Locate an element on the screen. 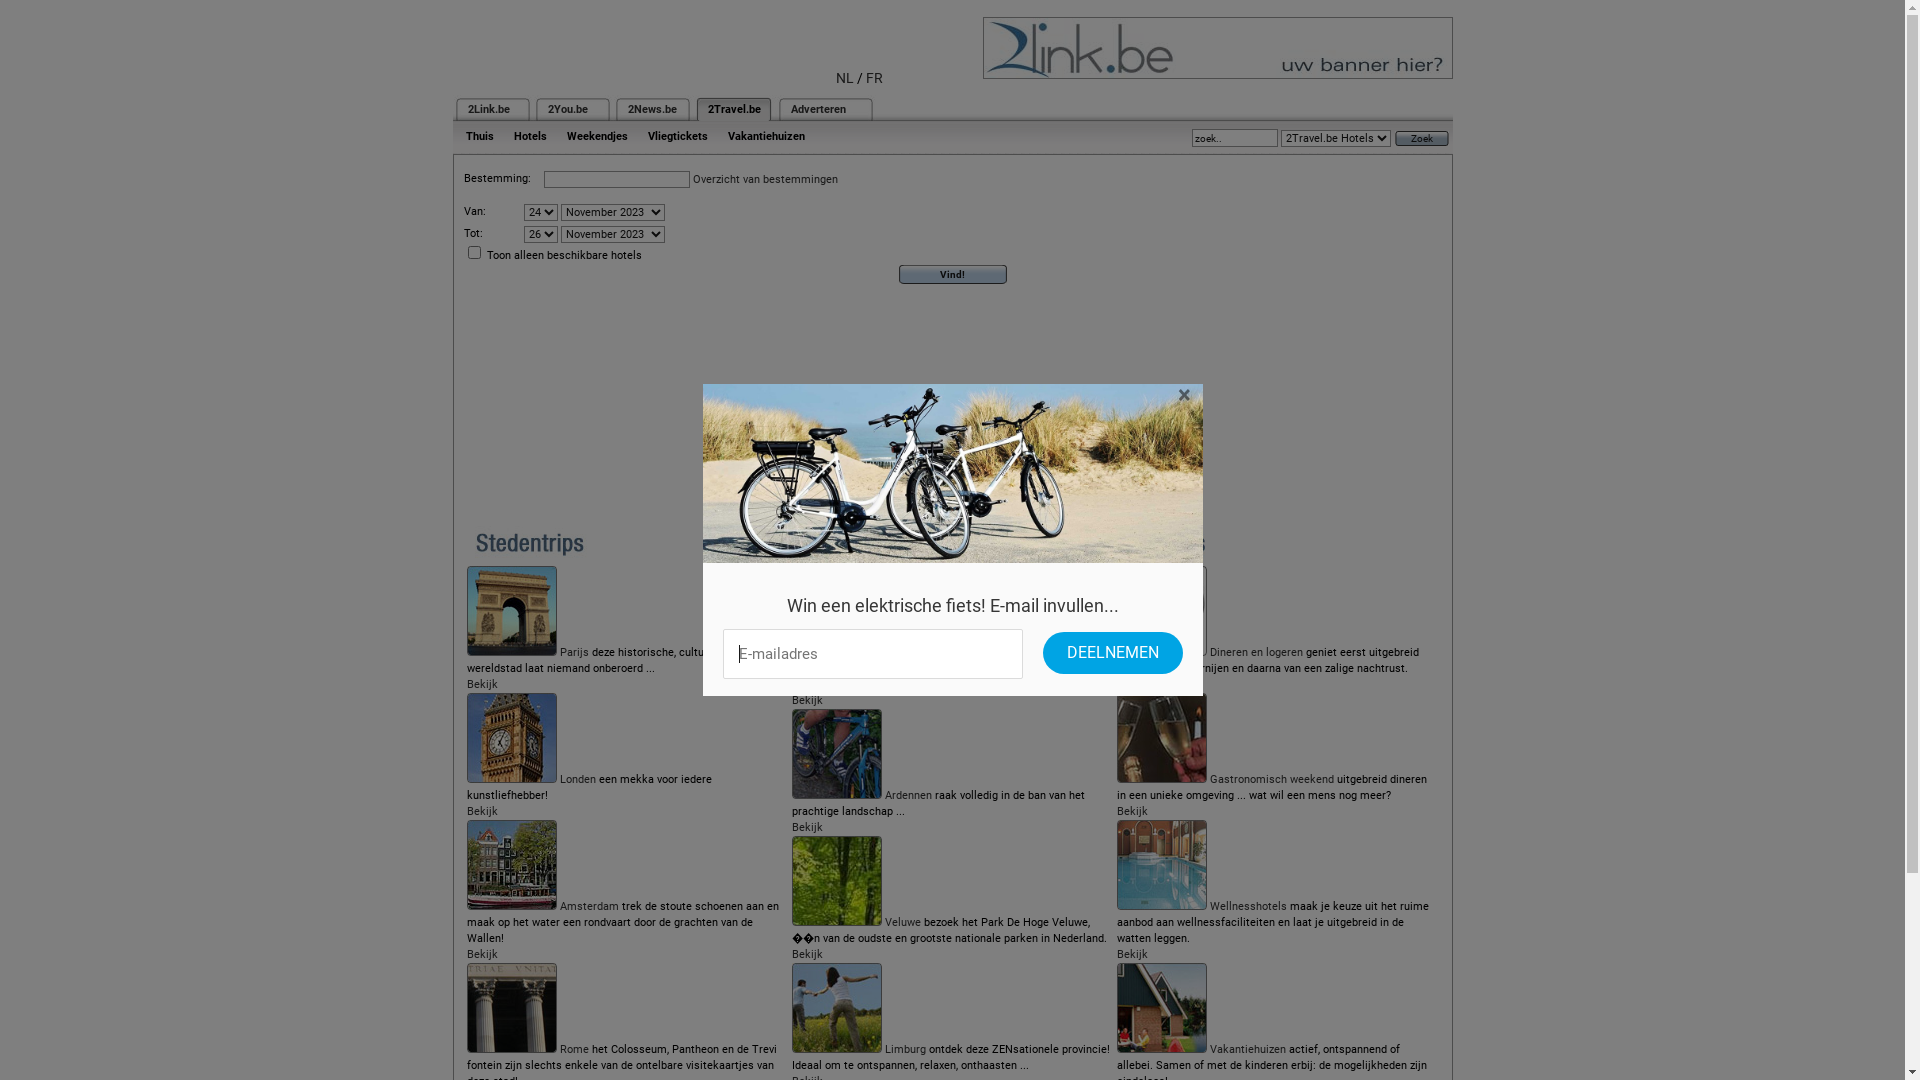 This screenshot has width=1920, height=1080. 'Veluwe' is located at coordinates (901, 922).